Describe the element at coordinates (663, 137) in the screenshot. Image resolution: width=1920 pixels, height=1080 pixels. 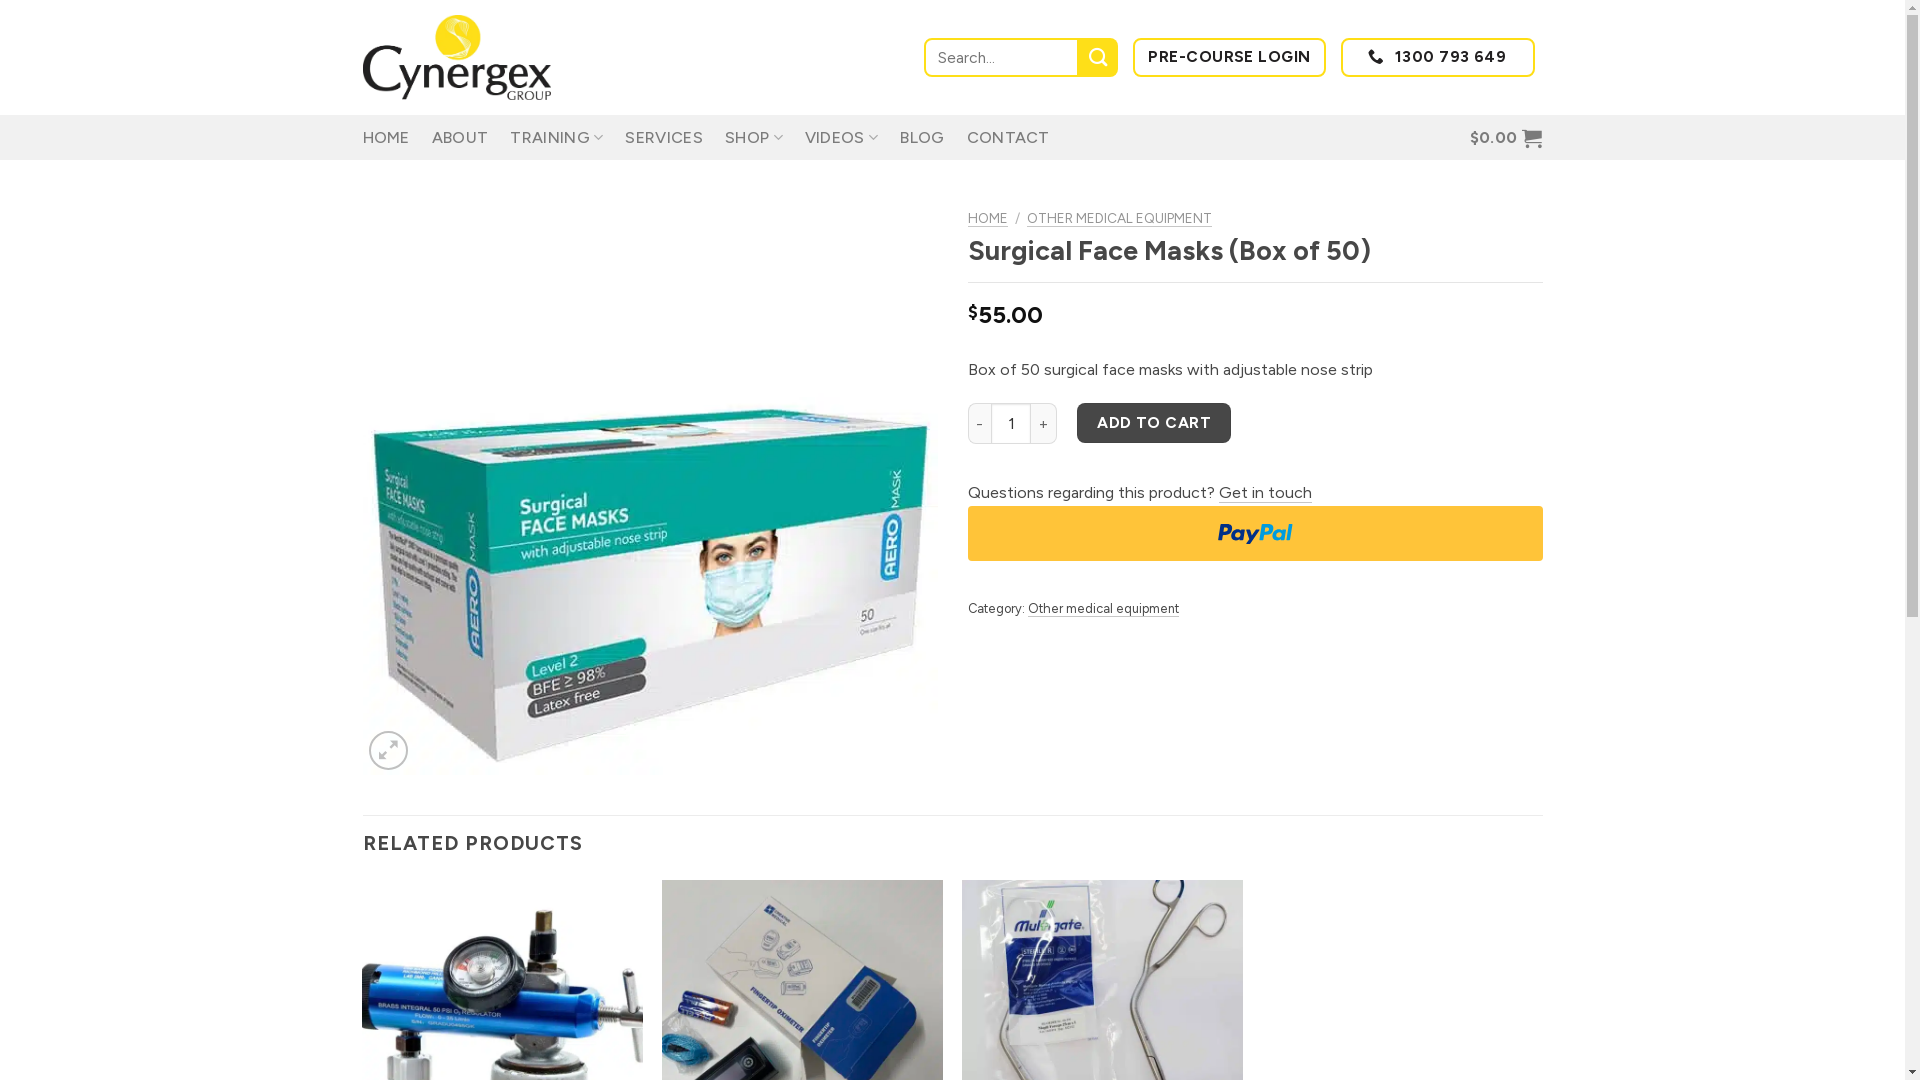
I see `'SERVICES'` at that location.